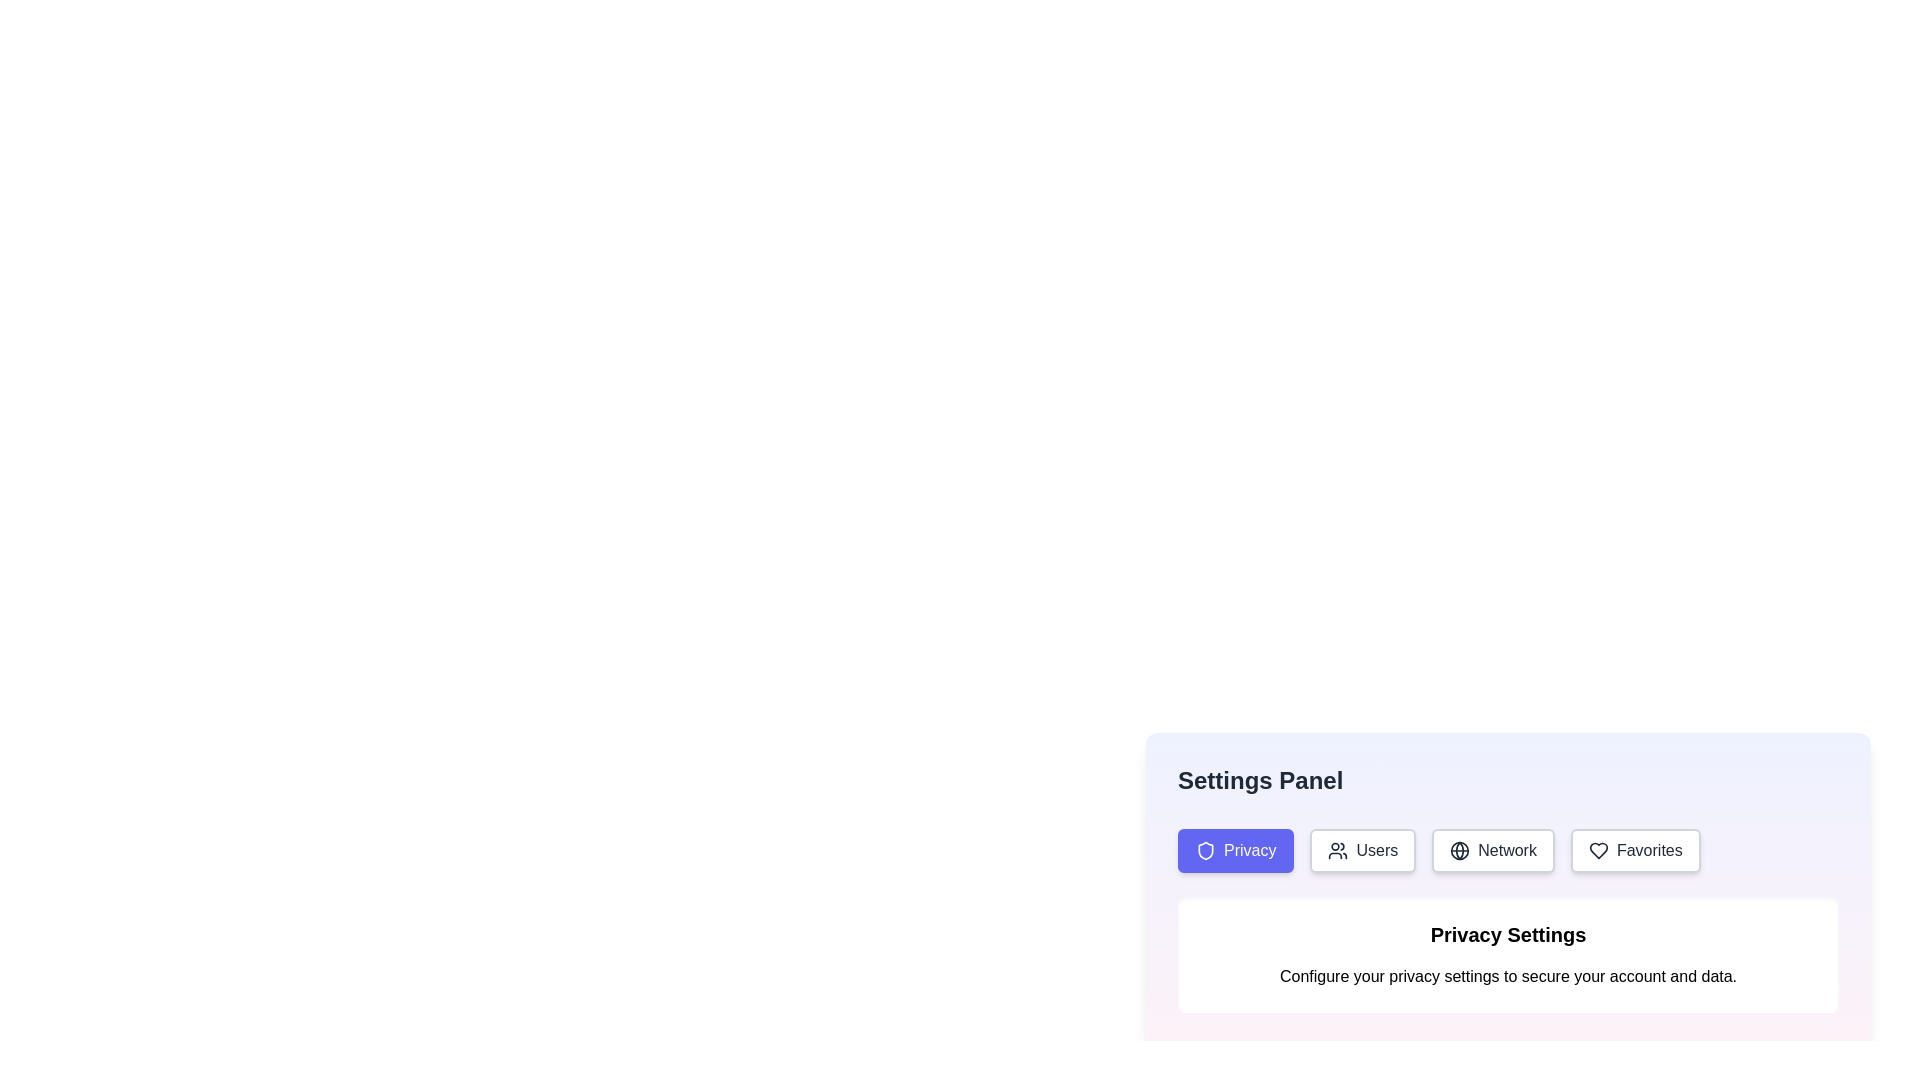 This screenshot has width=1920, height=1080. What do you see at coordinates (1204, 851) in the screenshot?
I see `the 'Privacy' button which contains a shield-shaped icon for accessing privacy settings` at bounding box center [1204, 851].